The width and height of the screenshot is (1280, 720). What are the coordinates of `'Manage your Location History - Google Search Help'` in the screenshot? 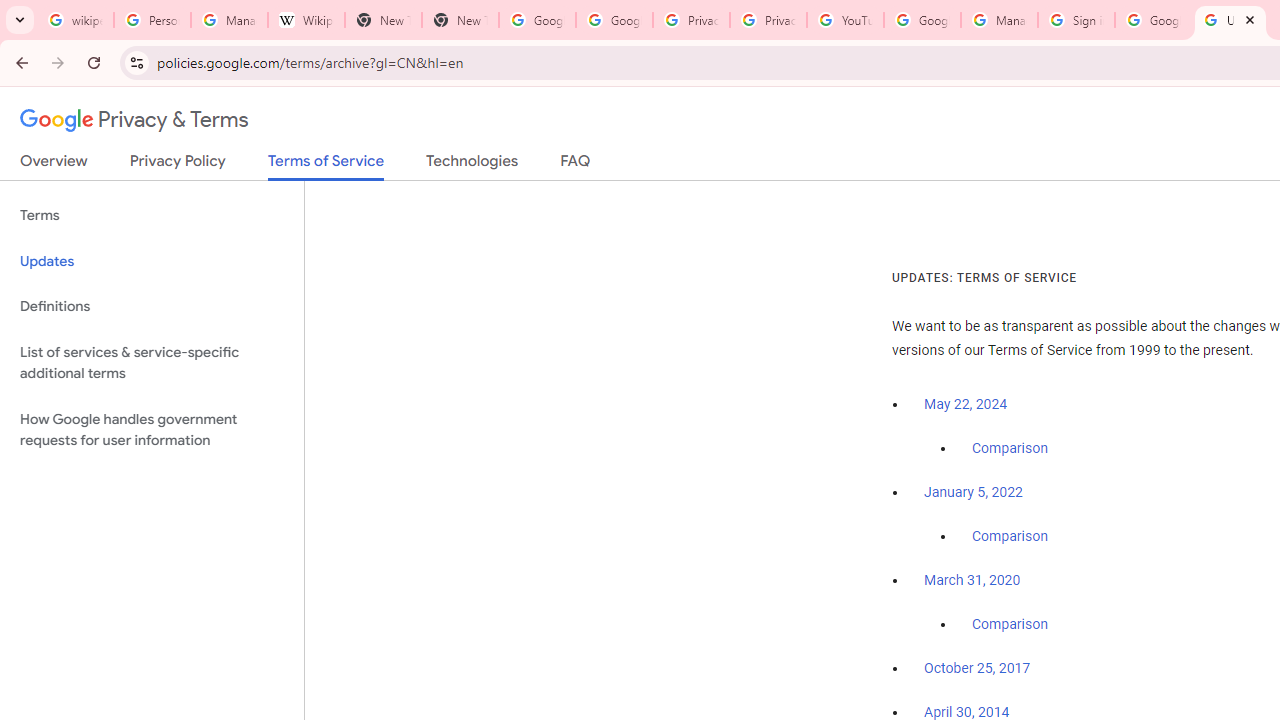 It's located at (229, 20).